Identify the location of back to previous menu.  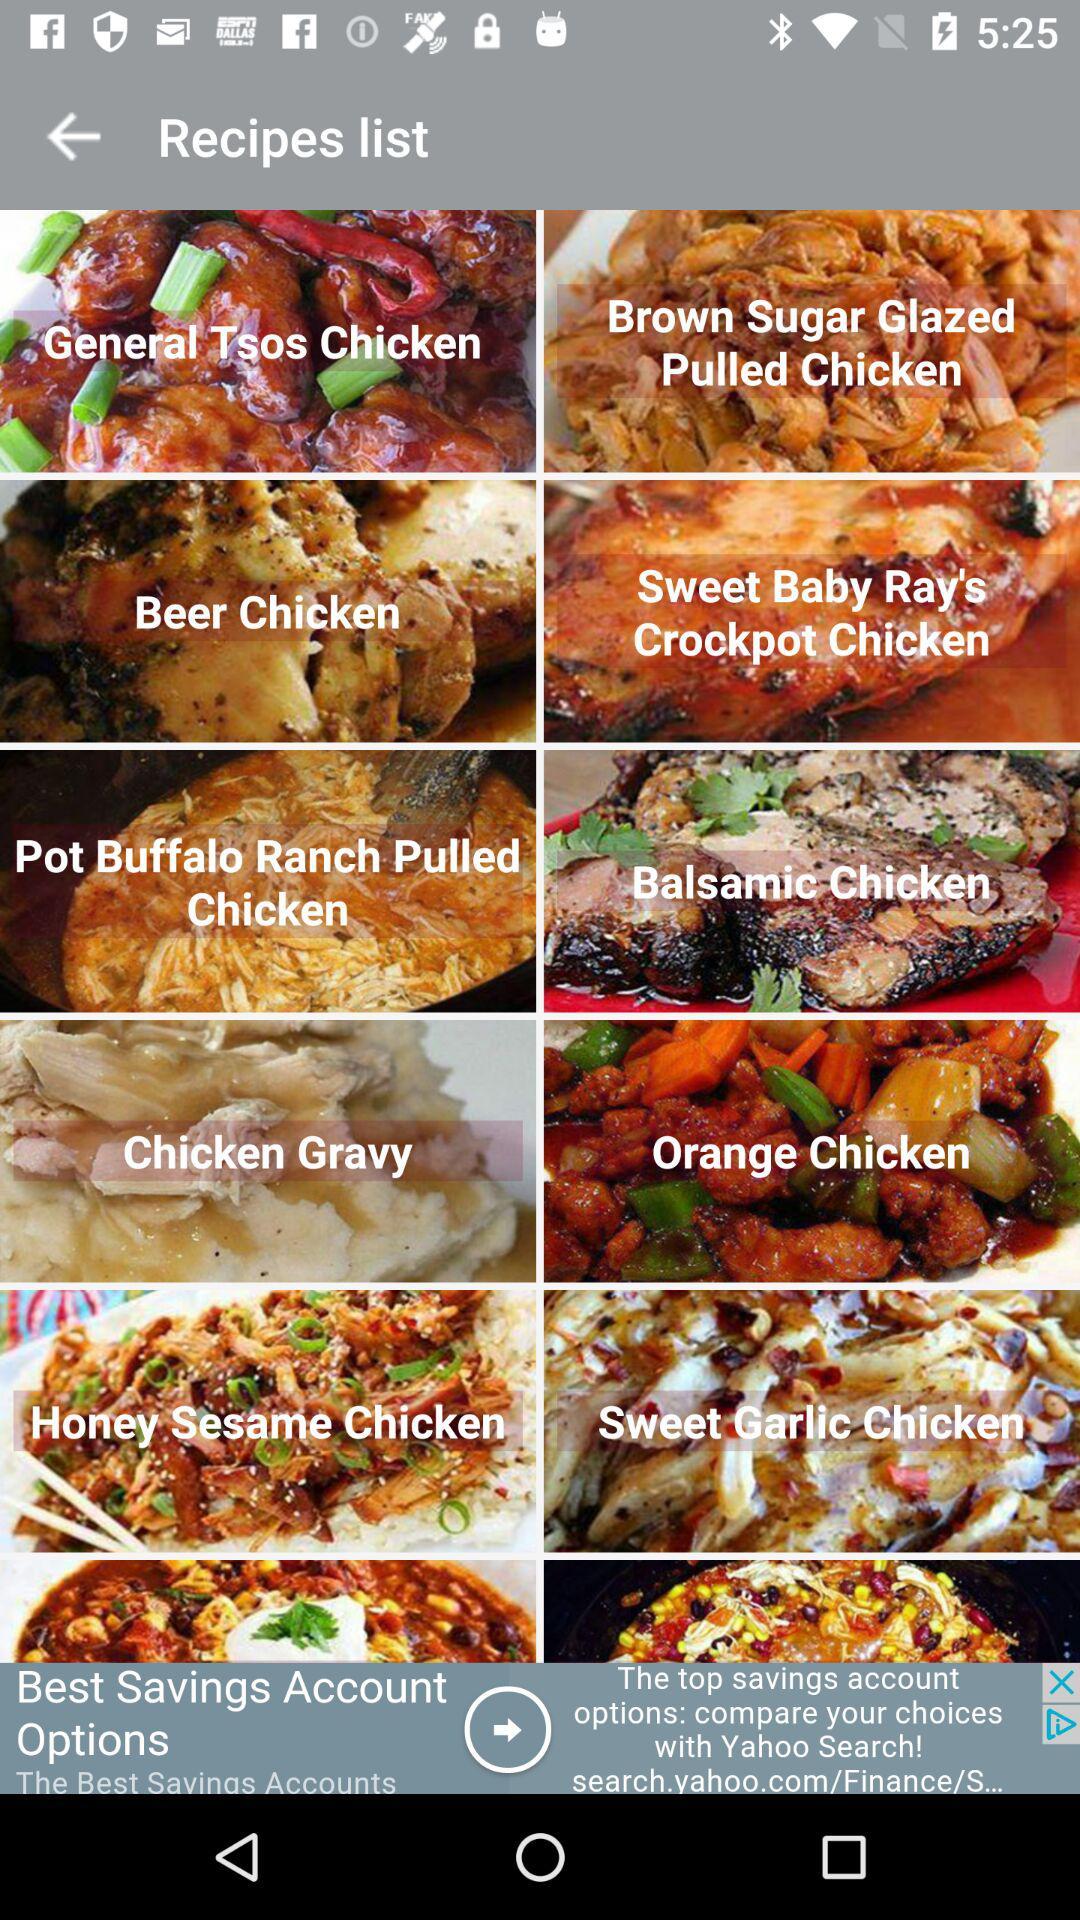
(72, 135).